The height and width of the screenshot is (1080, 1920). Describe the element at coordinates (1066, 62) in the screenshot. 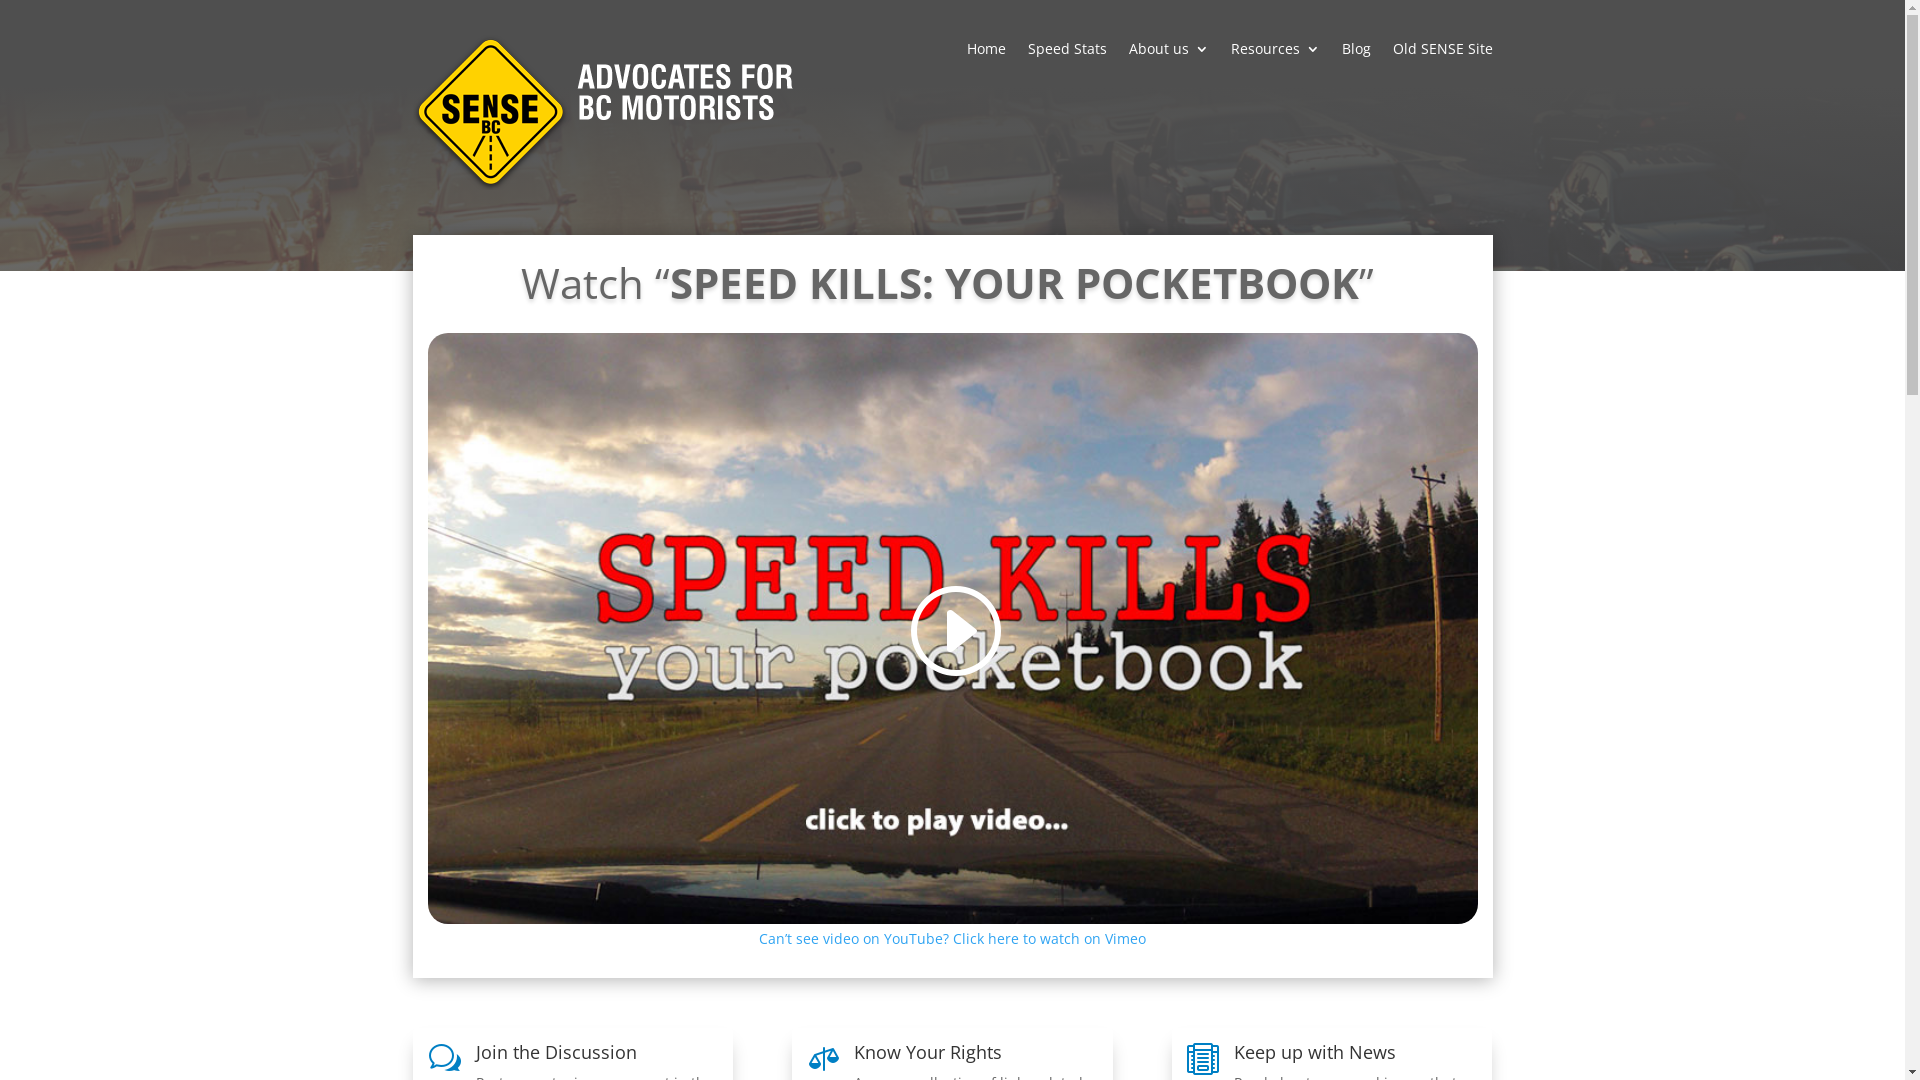

I see `'Speed Stats'` at that location.